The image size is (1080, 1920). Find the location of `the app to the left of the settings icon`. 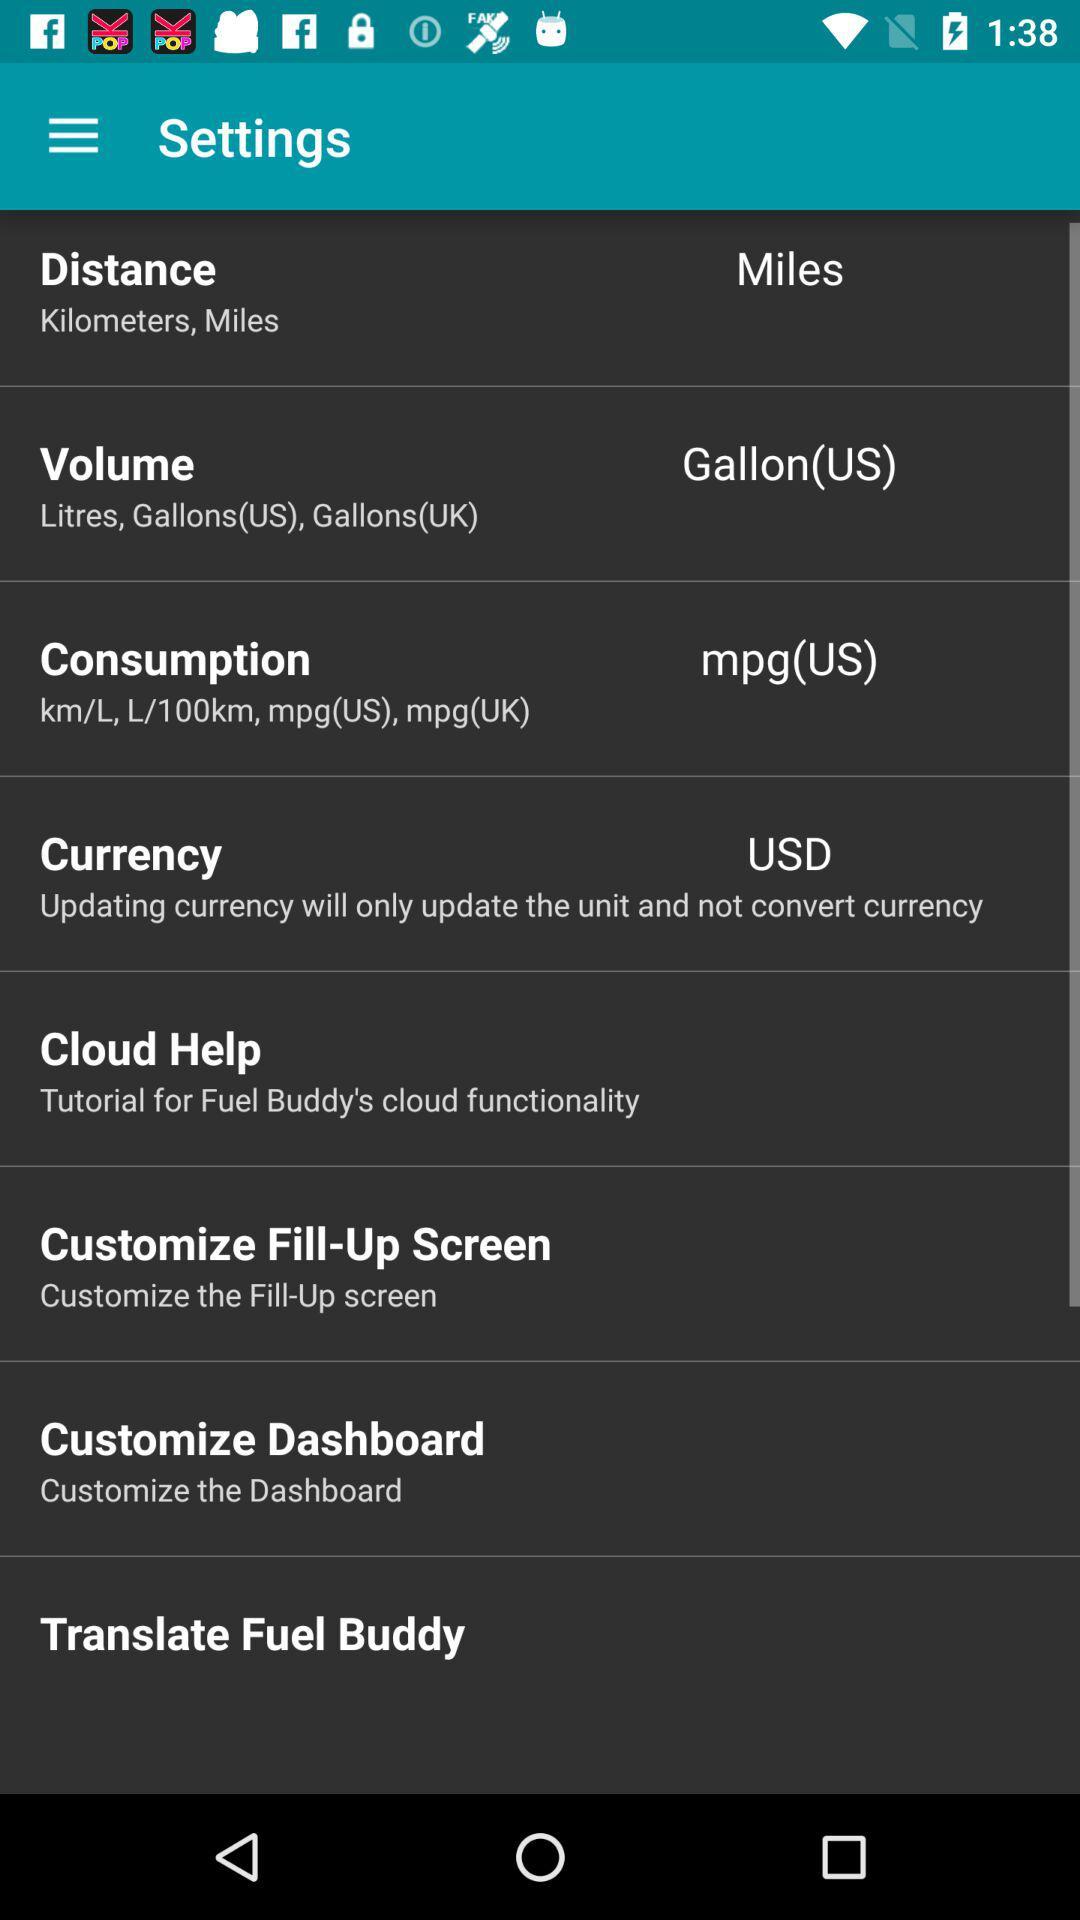

the app to the left of the settings icon is located at coordinates (72, 135).